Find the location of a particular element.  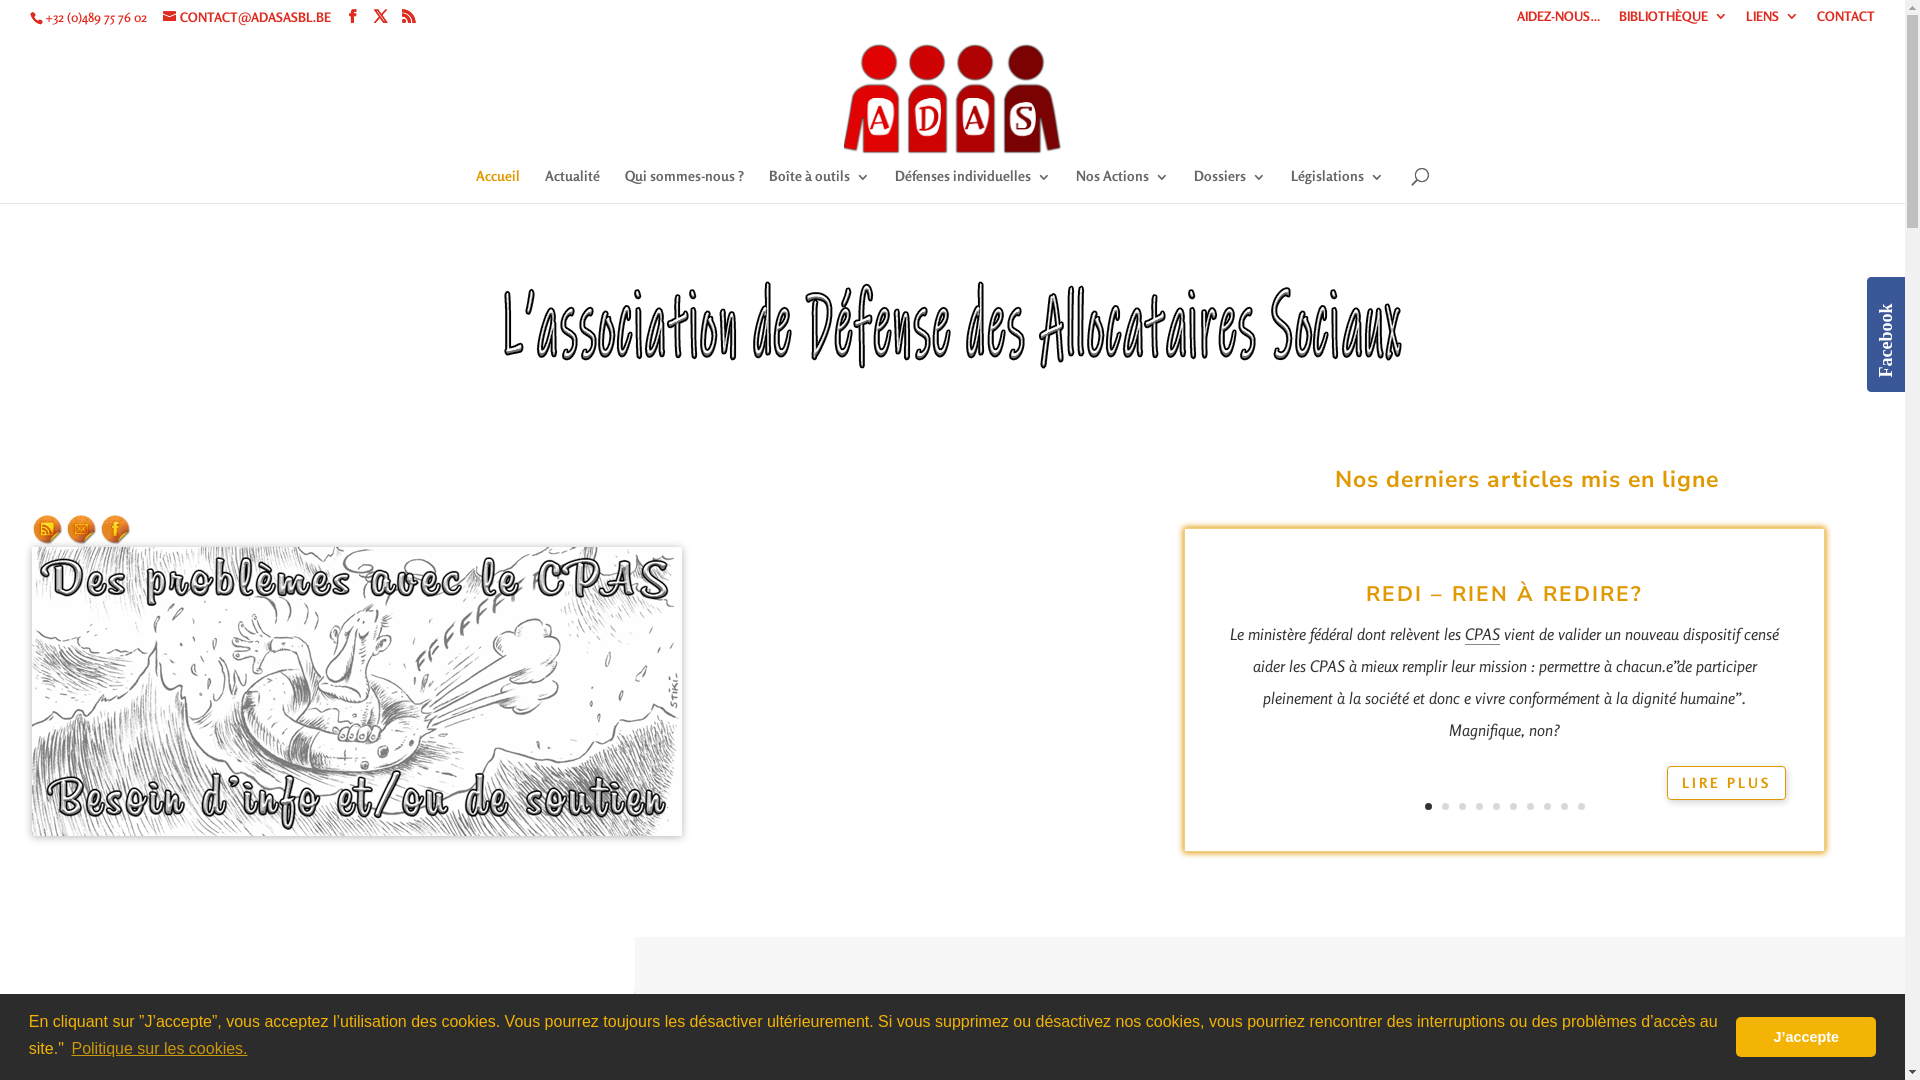

'4' is located at coordinates (1476, 805).